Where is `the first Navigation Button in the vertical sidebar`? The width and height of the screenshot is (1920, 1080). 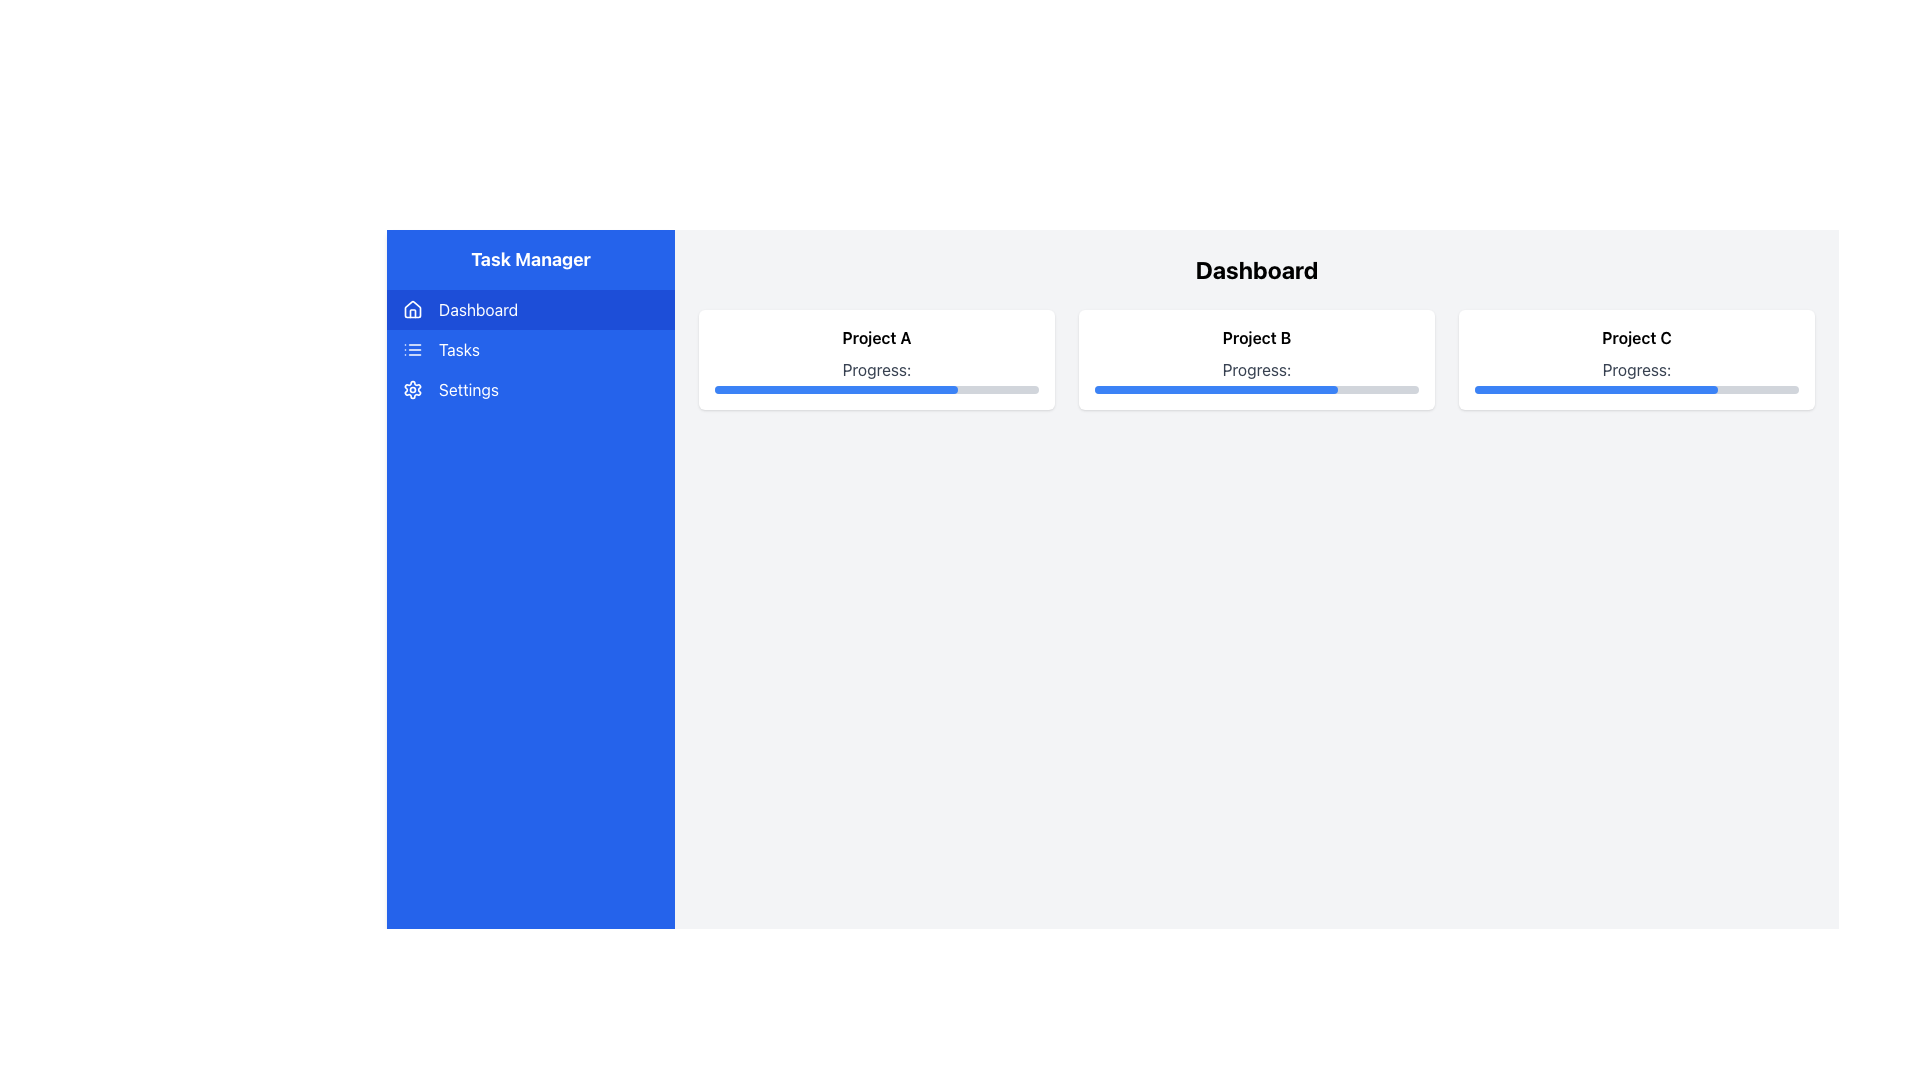 the first Navigation Button in the vertical sidebar is located at coordinates (531, 309).